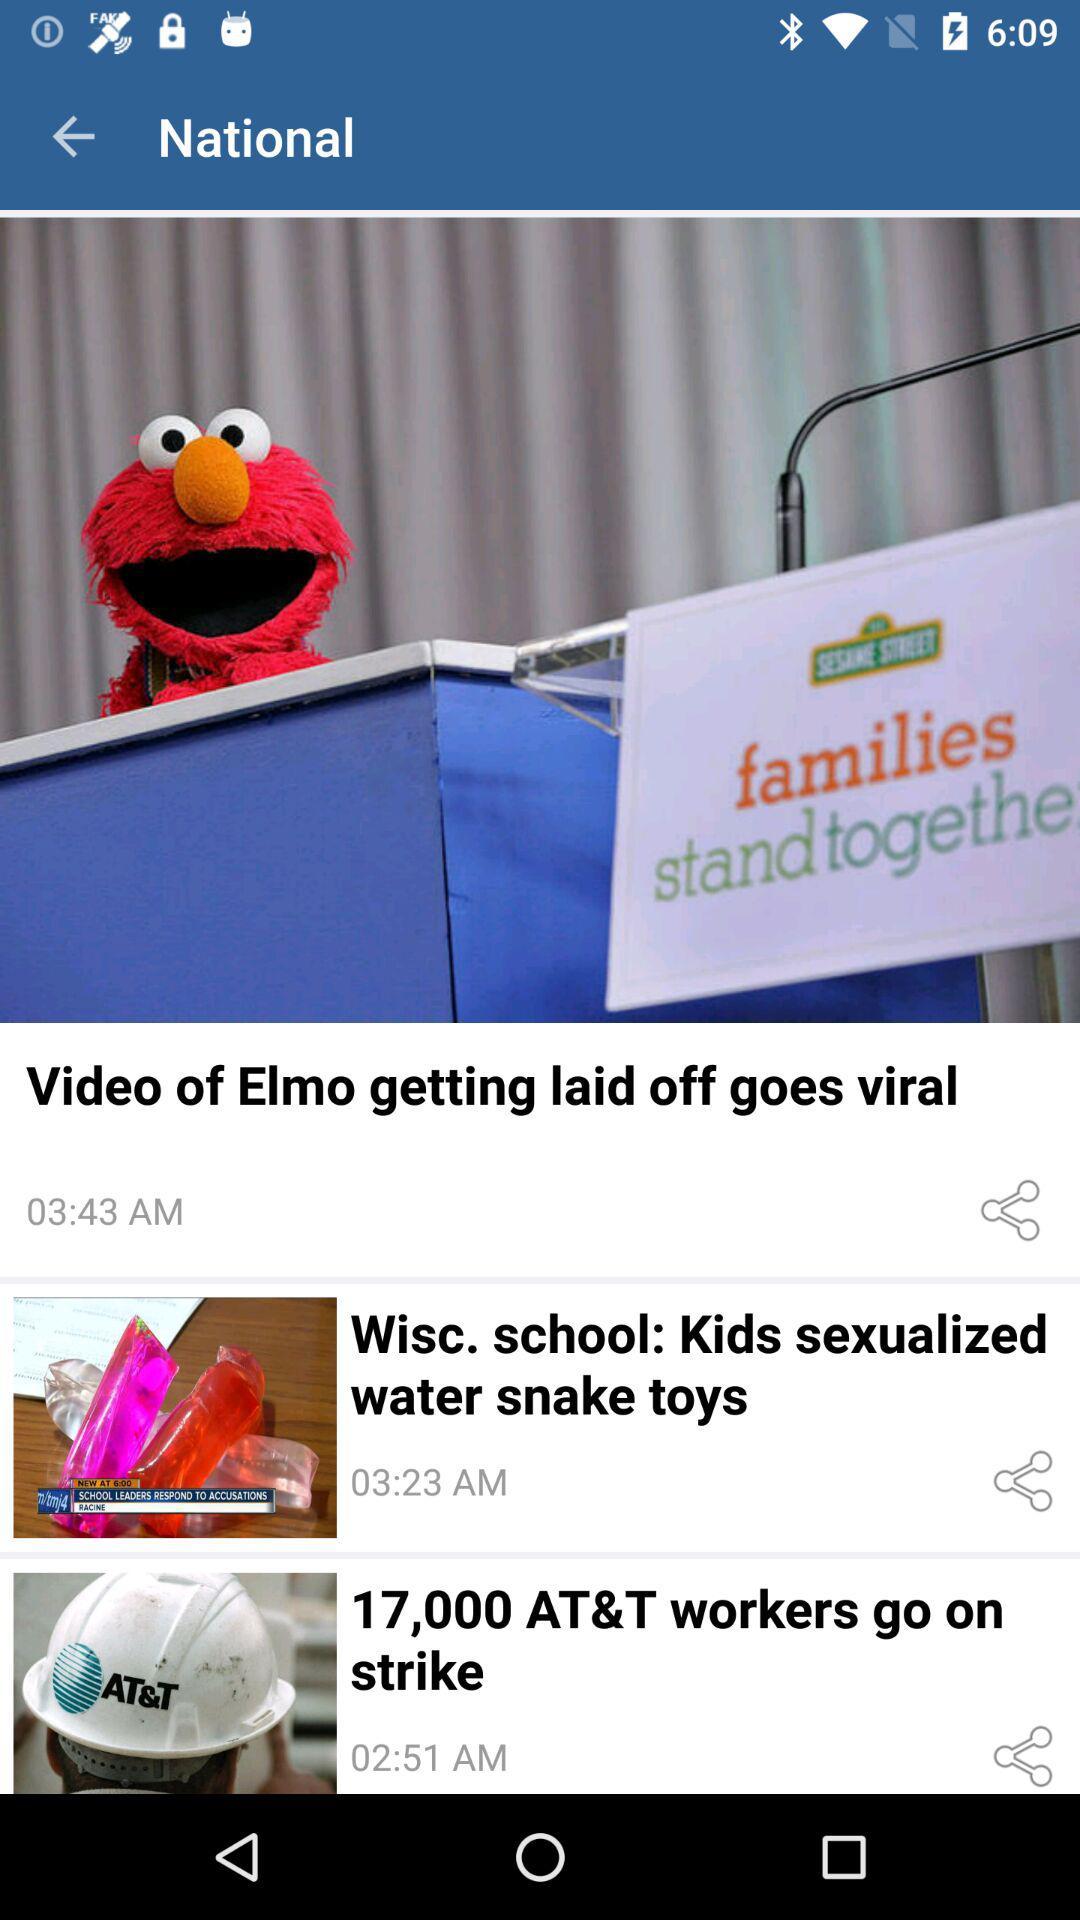 The image size is (1080, 1920). I want to click on the icon next to the national, so click(72, 135).